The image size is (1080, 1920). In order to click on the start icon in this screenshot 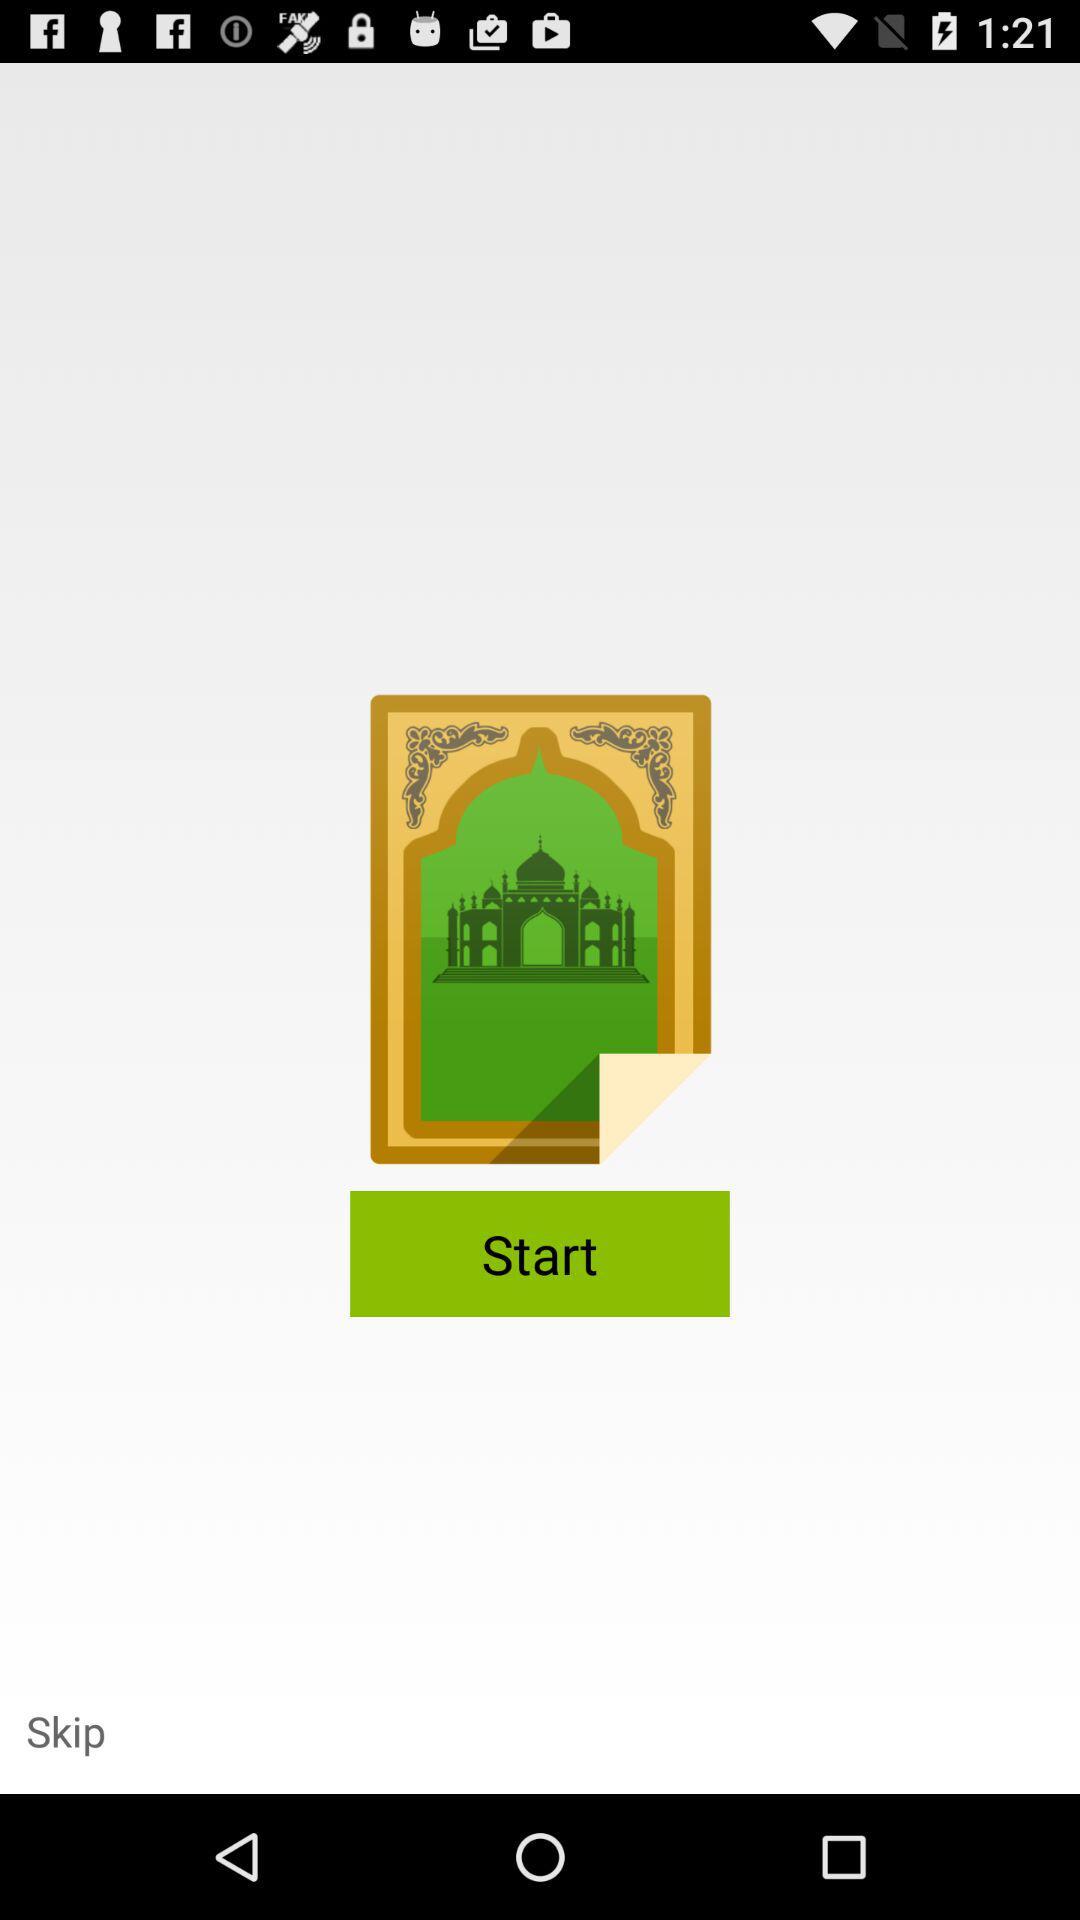, I will do `click(540, 1252)`.